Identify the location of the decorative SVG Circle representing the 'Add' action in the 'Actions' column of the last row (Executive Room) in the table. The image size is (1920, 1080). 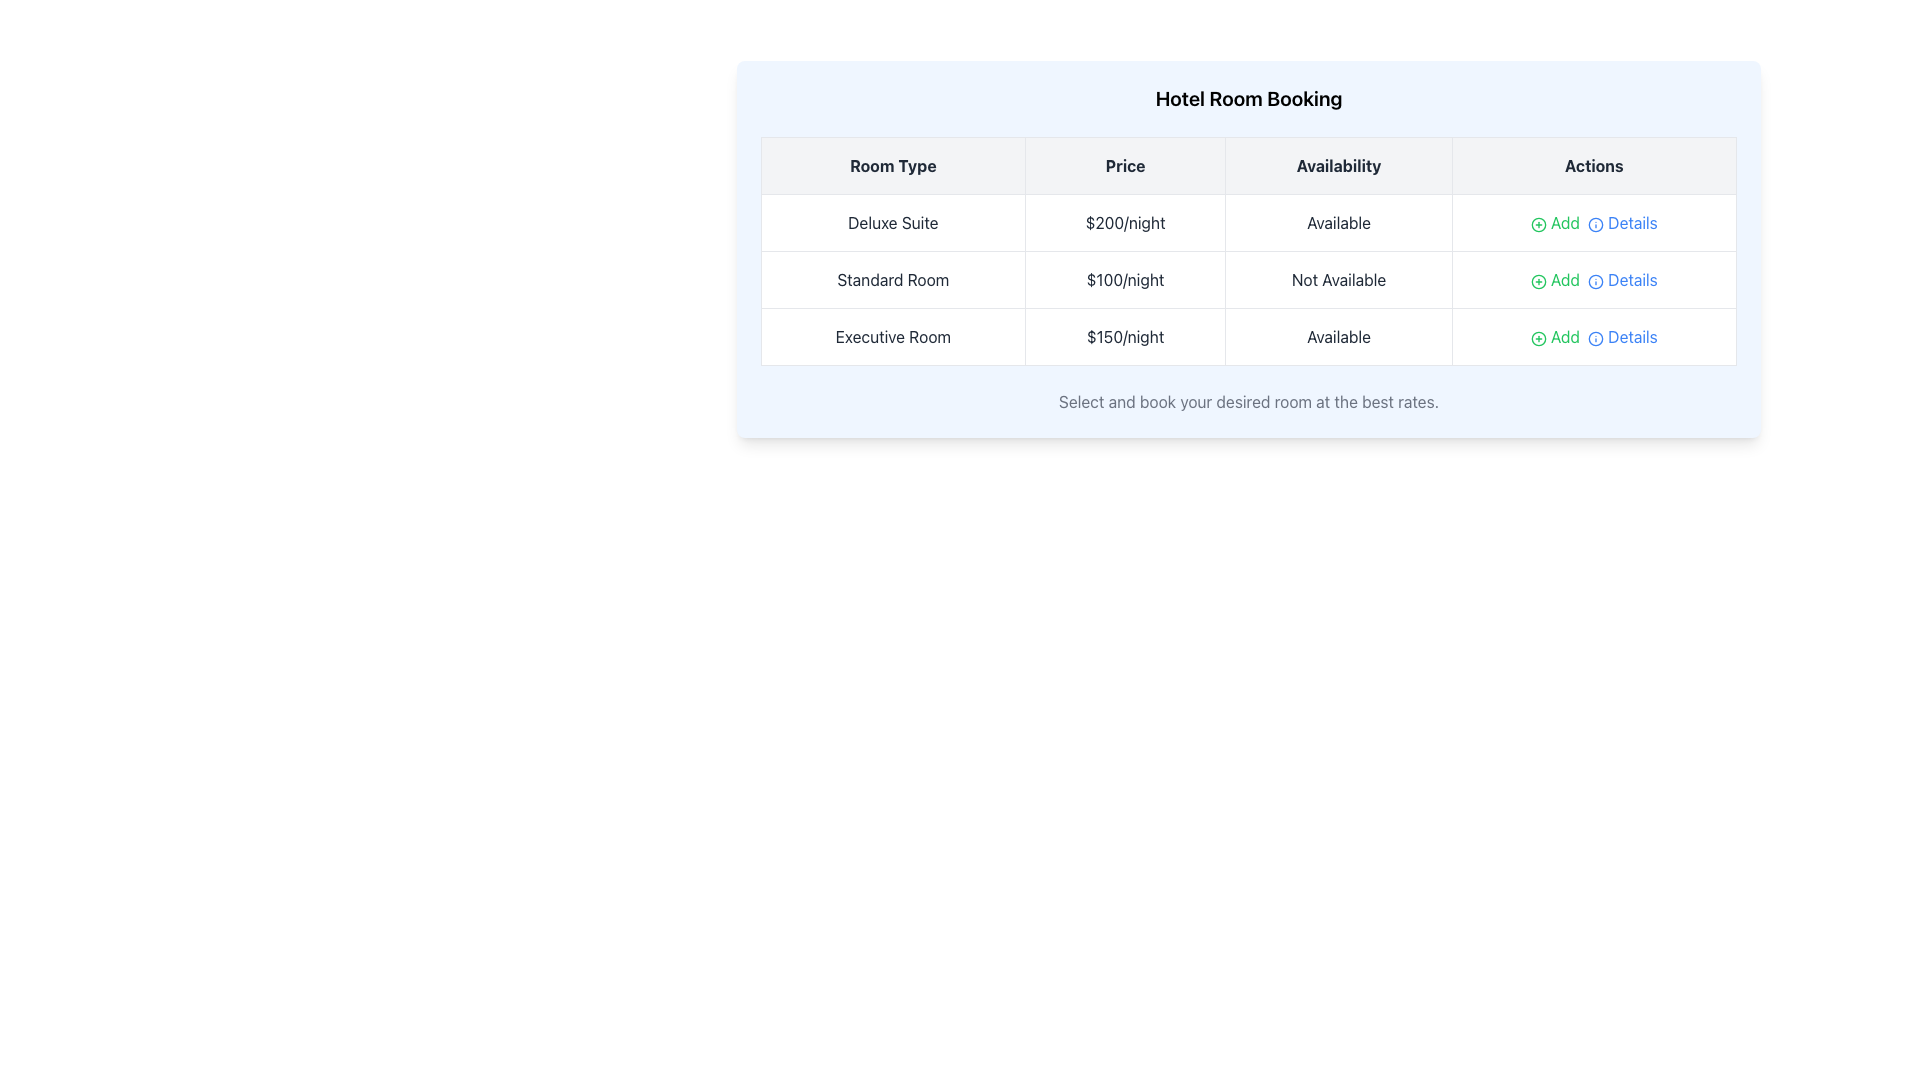
(1537, 337).